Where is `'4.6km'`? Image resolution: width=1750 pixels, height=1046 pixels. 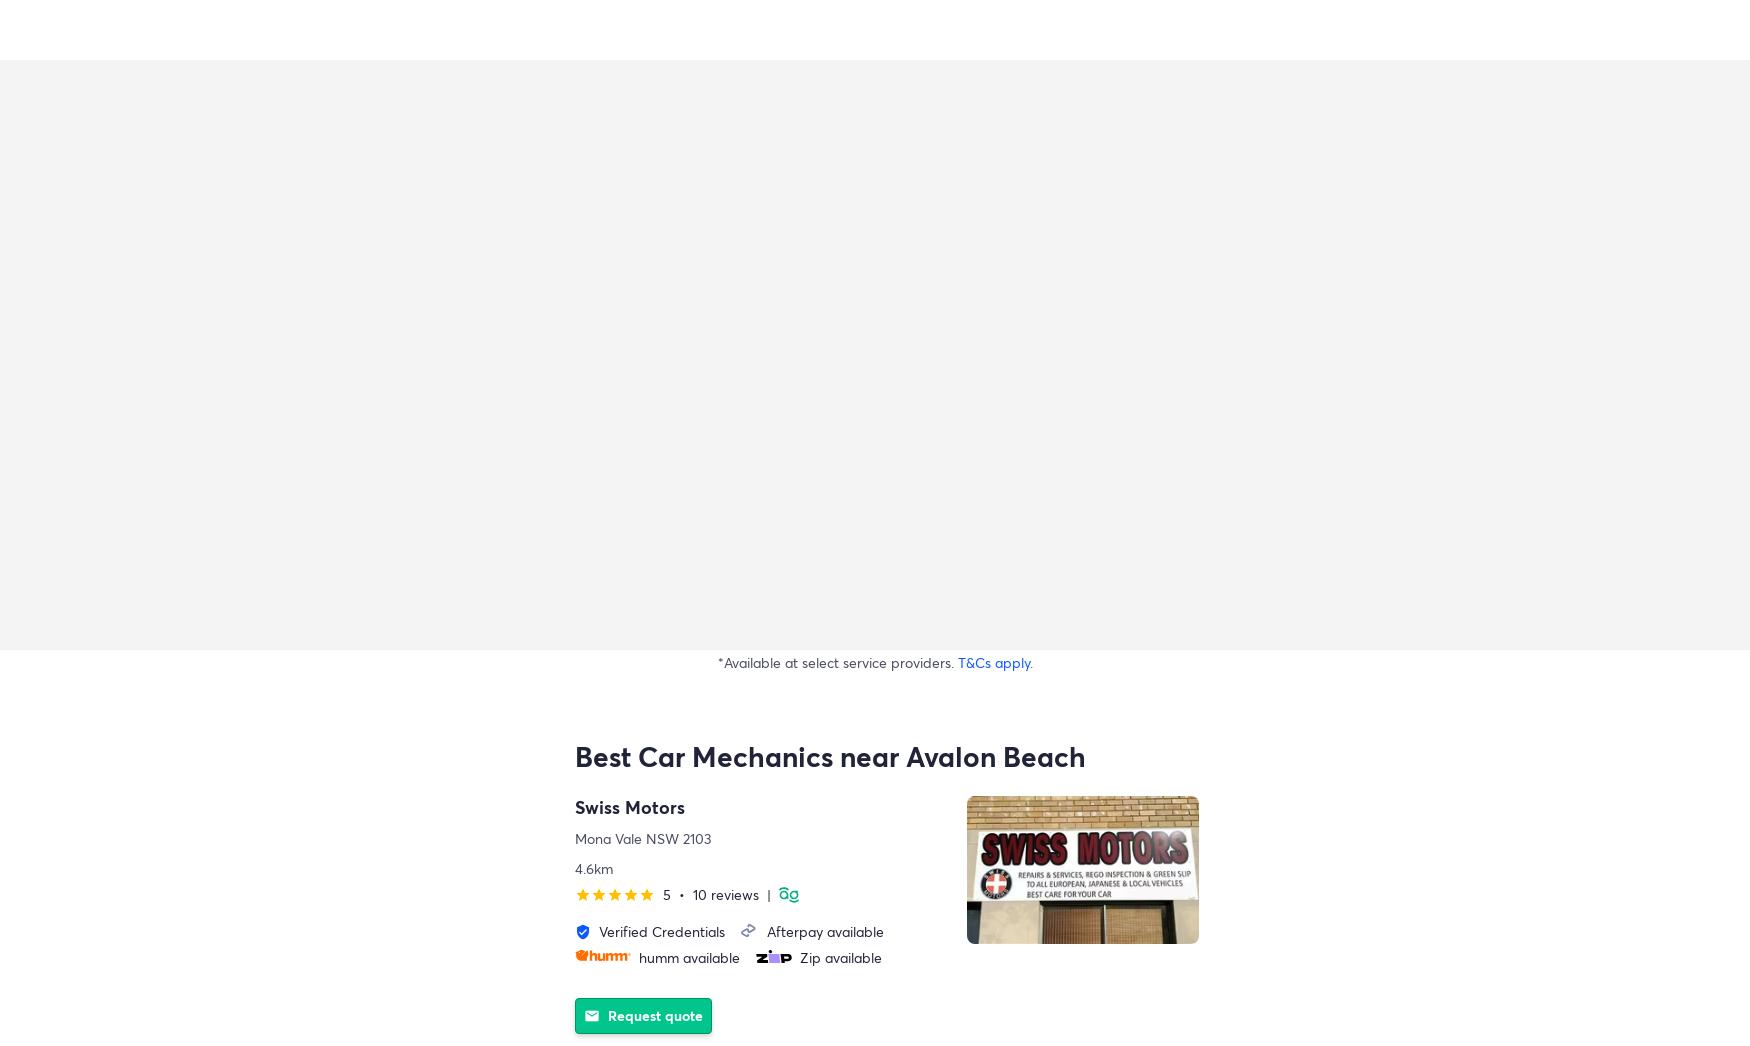
'4.6km' is located at coordinates (593, 867).